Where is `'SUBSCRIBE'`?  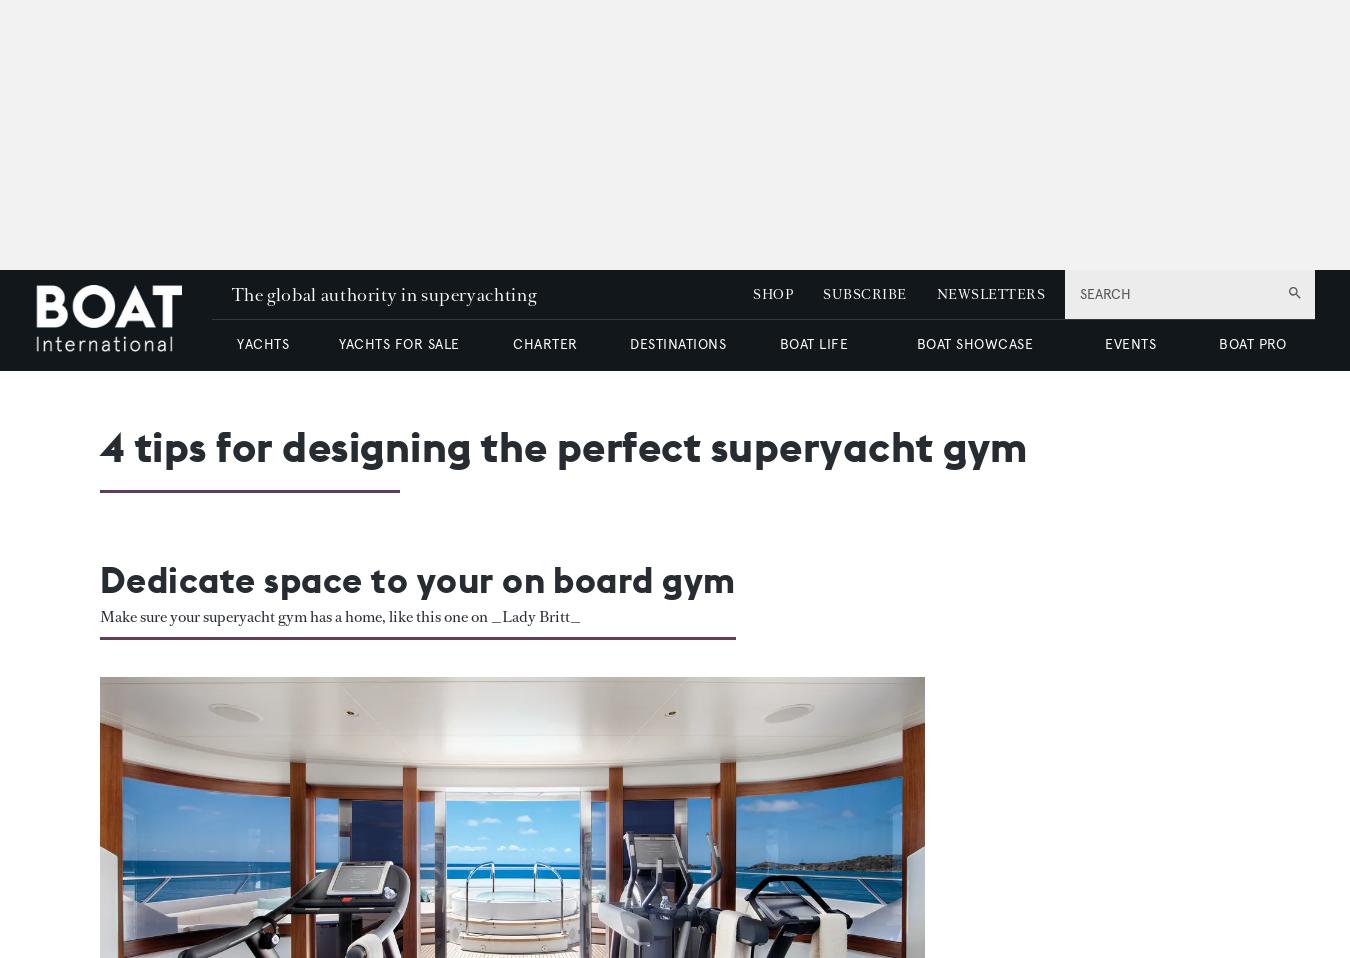
'SUBSCRIBE' is located at coordinates (864, 294).